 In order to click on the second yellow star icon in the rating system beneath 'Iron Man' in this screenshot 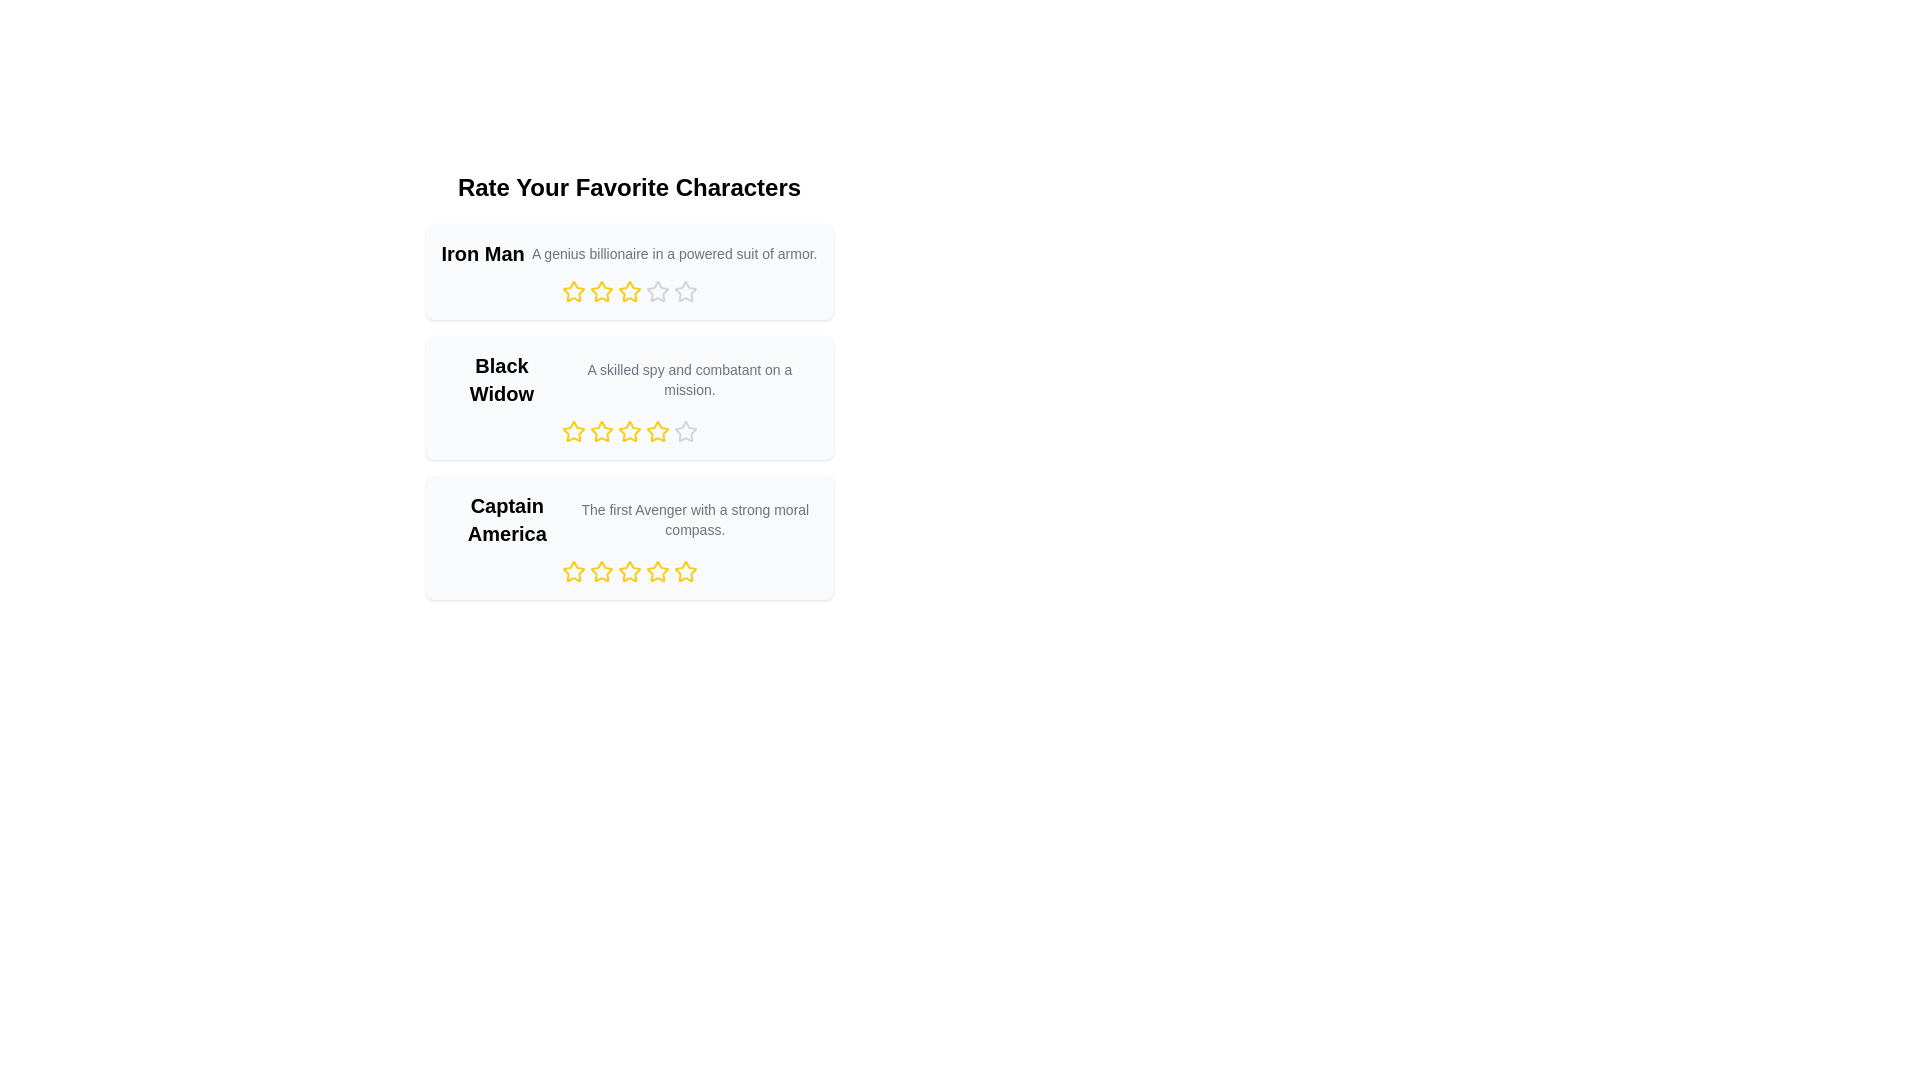, I will do `click(572, 292)`.